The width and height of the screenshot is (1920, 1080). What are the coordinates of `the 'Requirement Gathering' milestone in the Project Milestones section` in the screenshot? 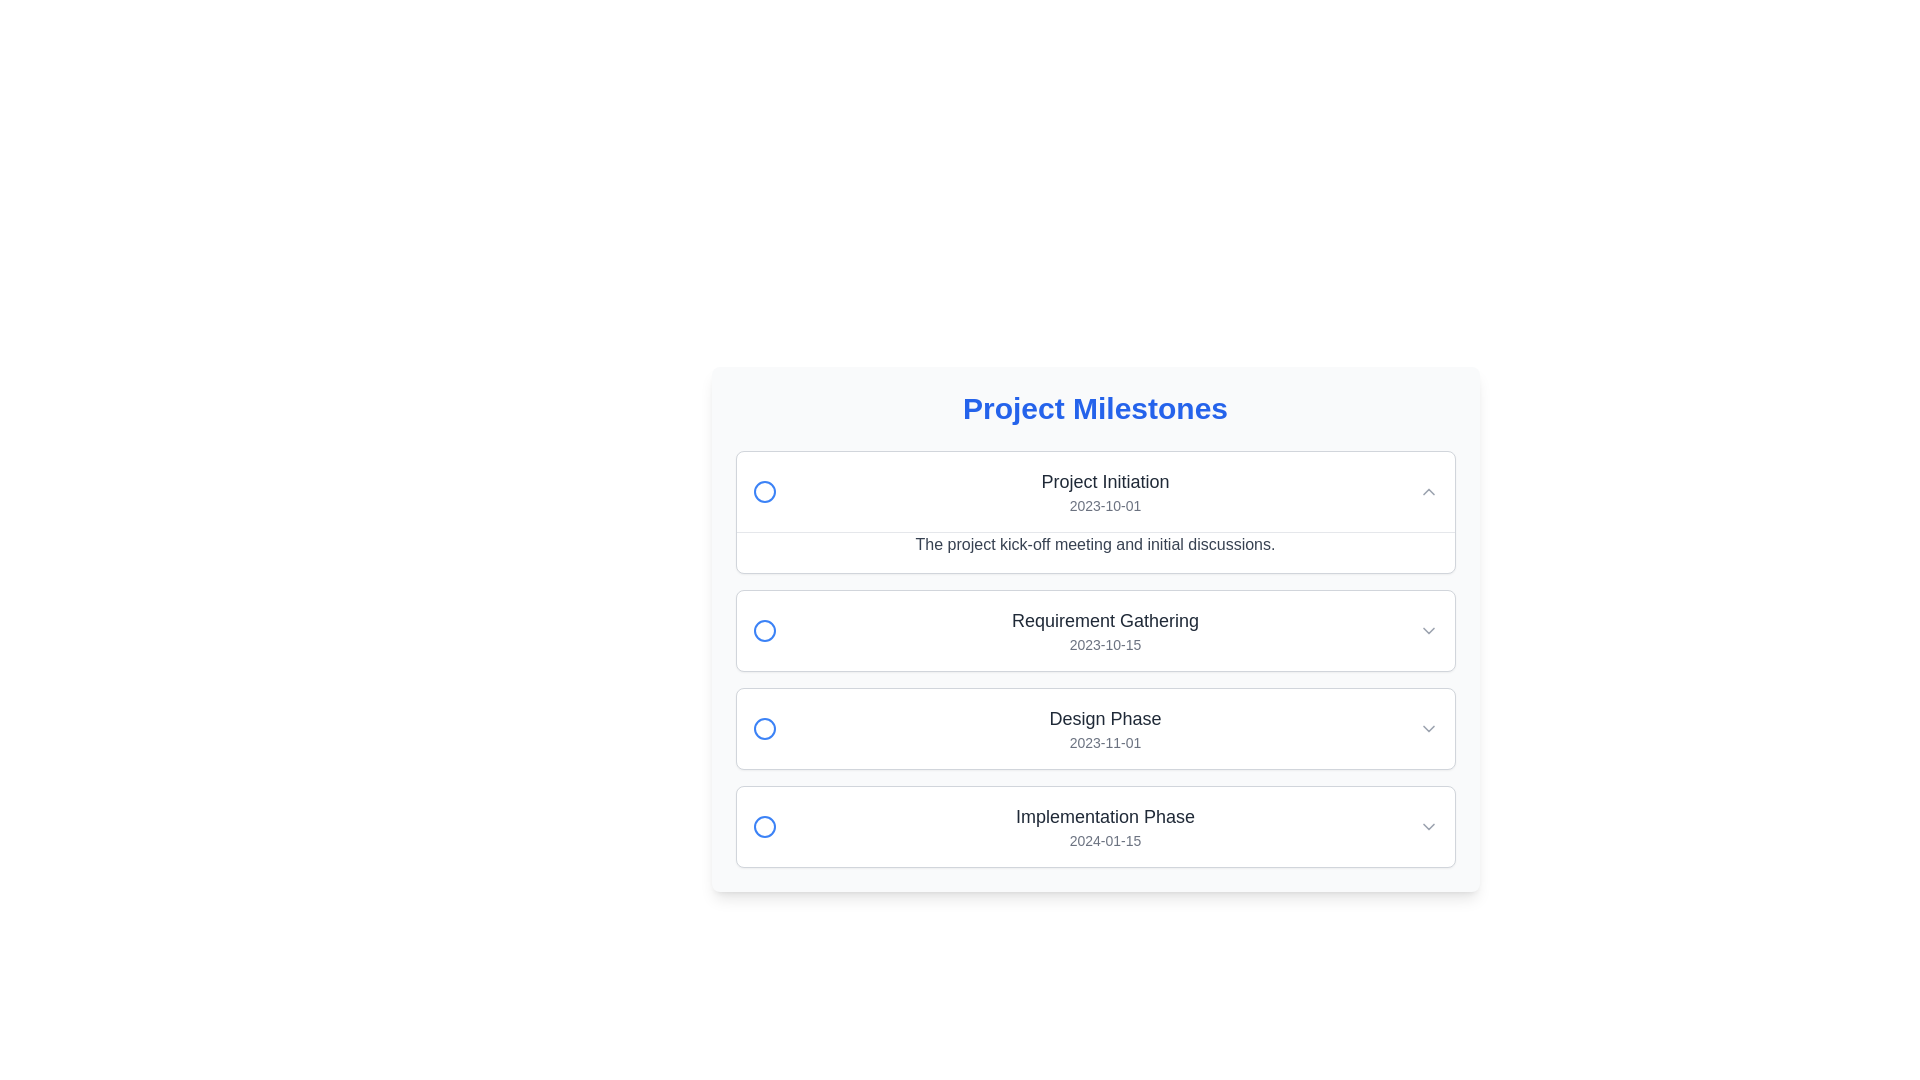 It's located at (1094, 631).